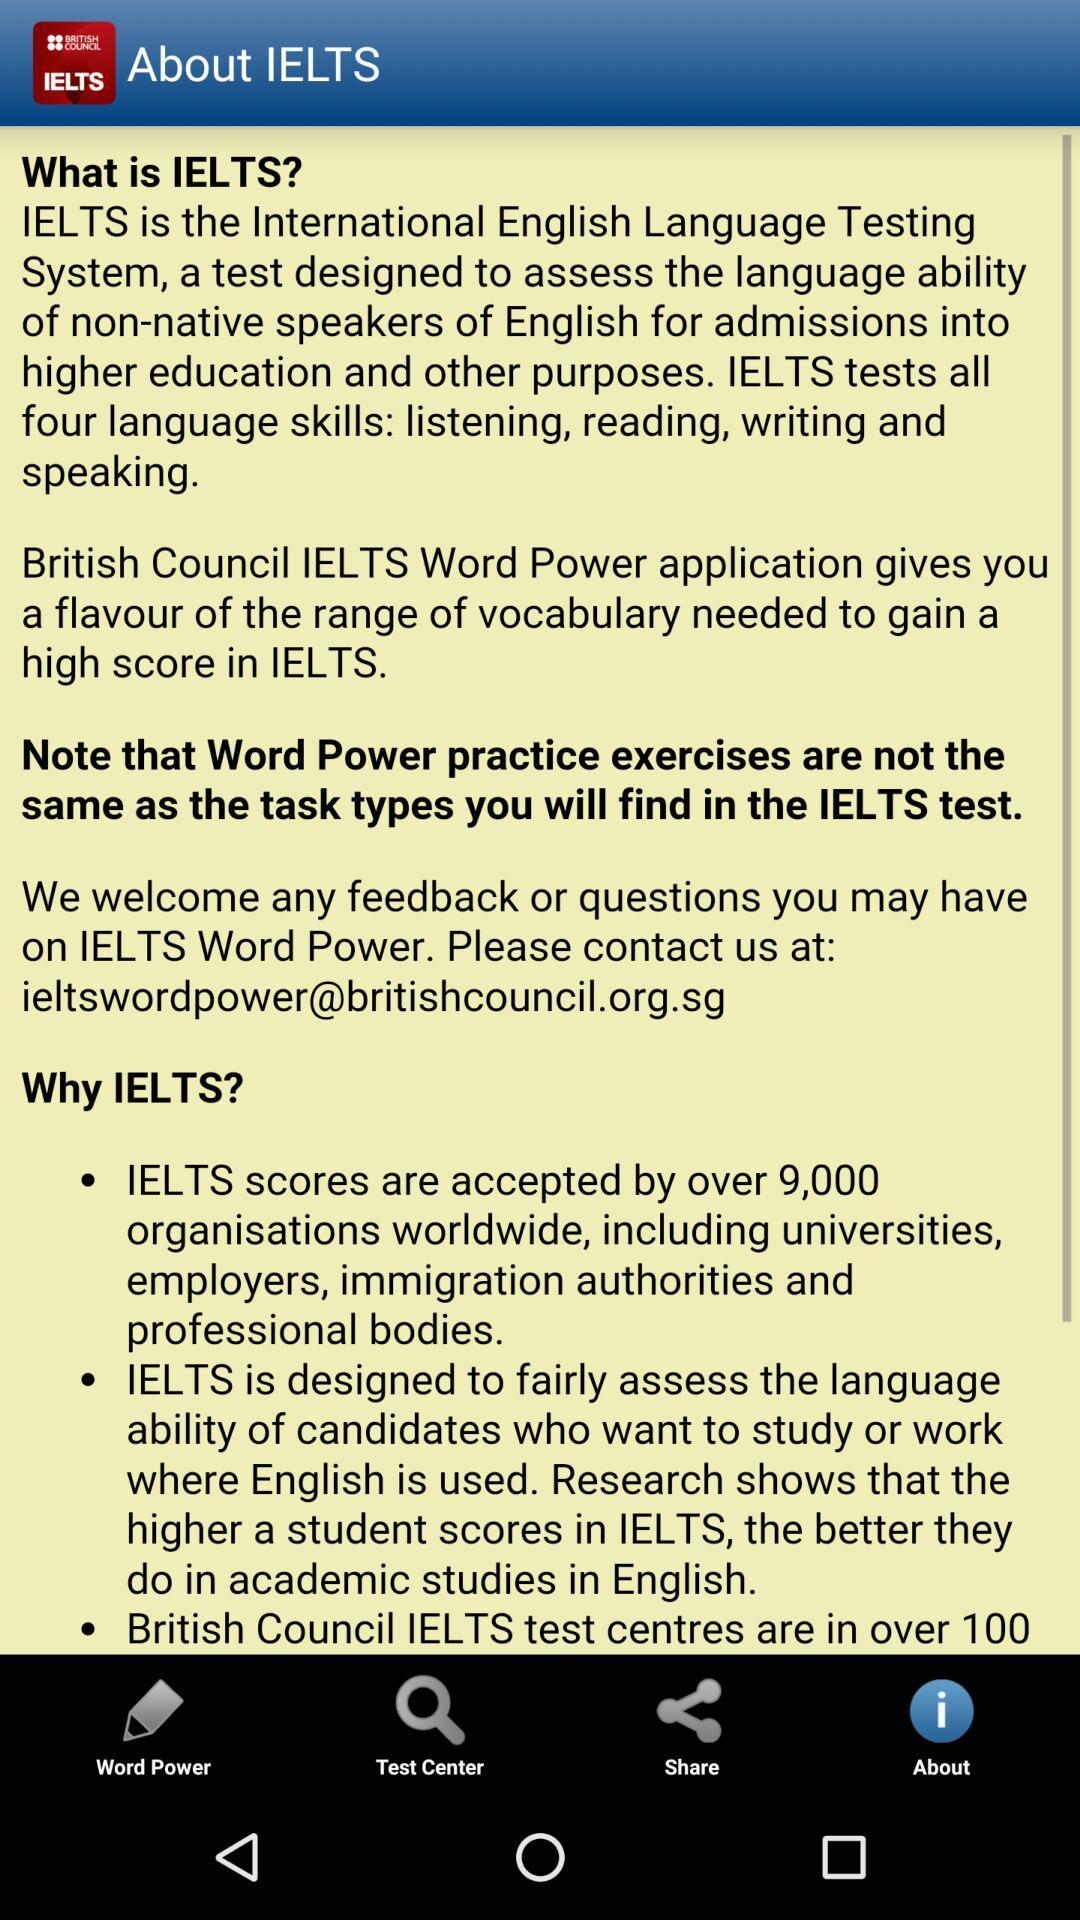 Image resolution: width=1080 pixels, height=1920 pixels. I want to click on the search icon, so click(428, 1830).